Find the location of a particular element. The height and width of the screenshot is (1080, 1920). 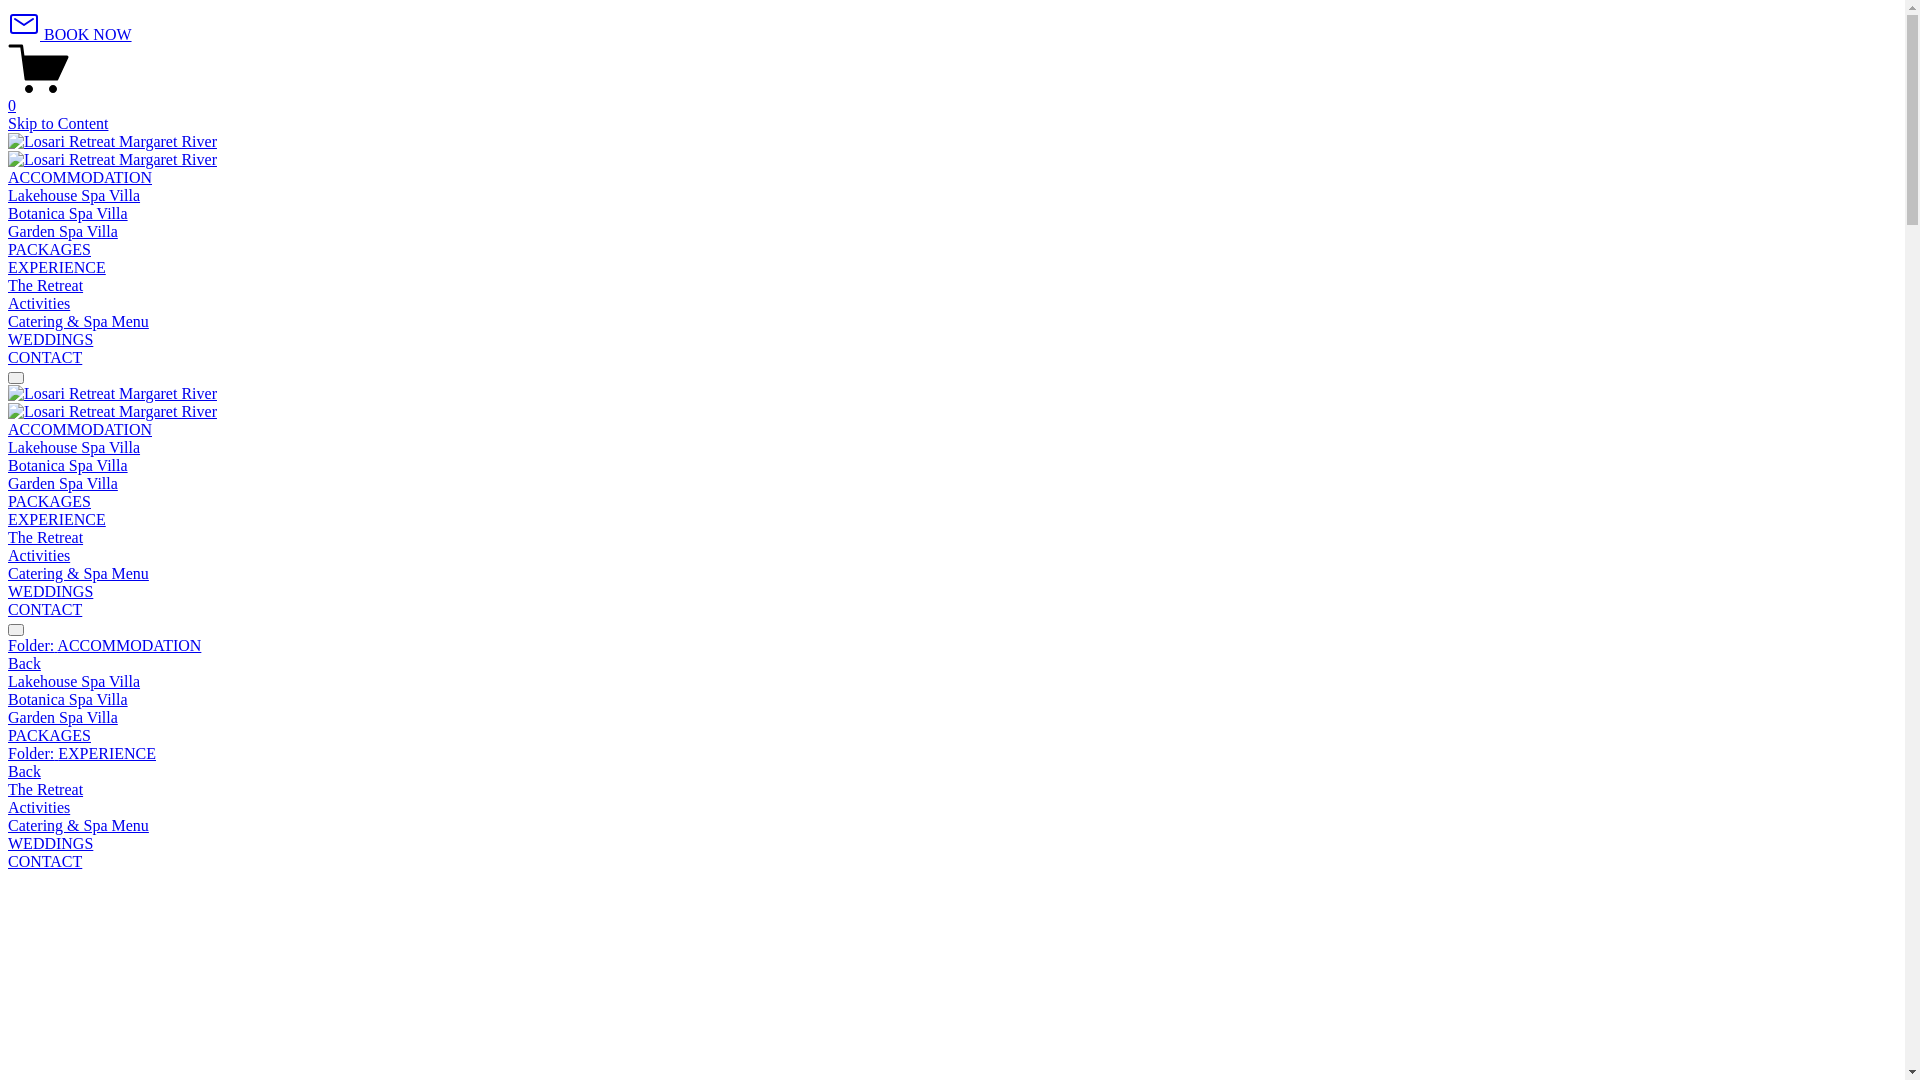

'BOOK NOW' is located at coordinates (70, 34).